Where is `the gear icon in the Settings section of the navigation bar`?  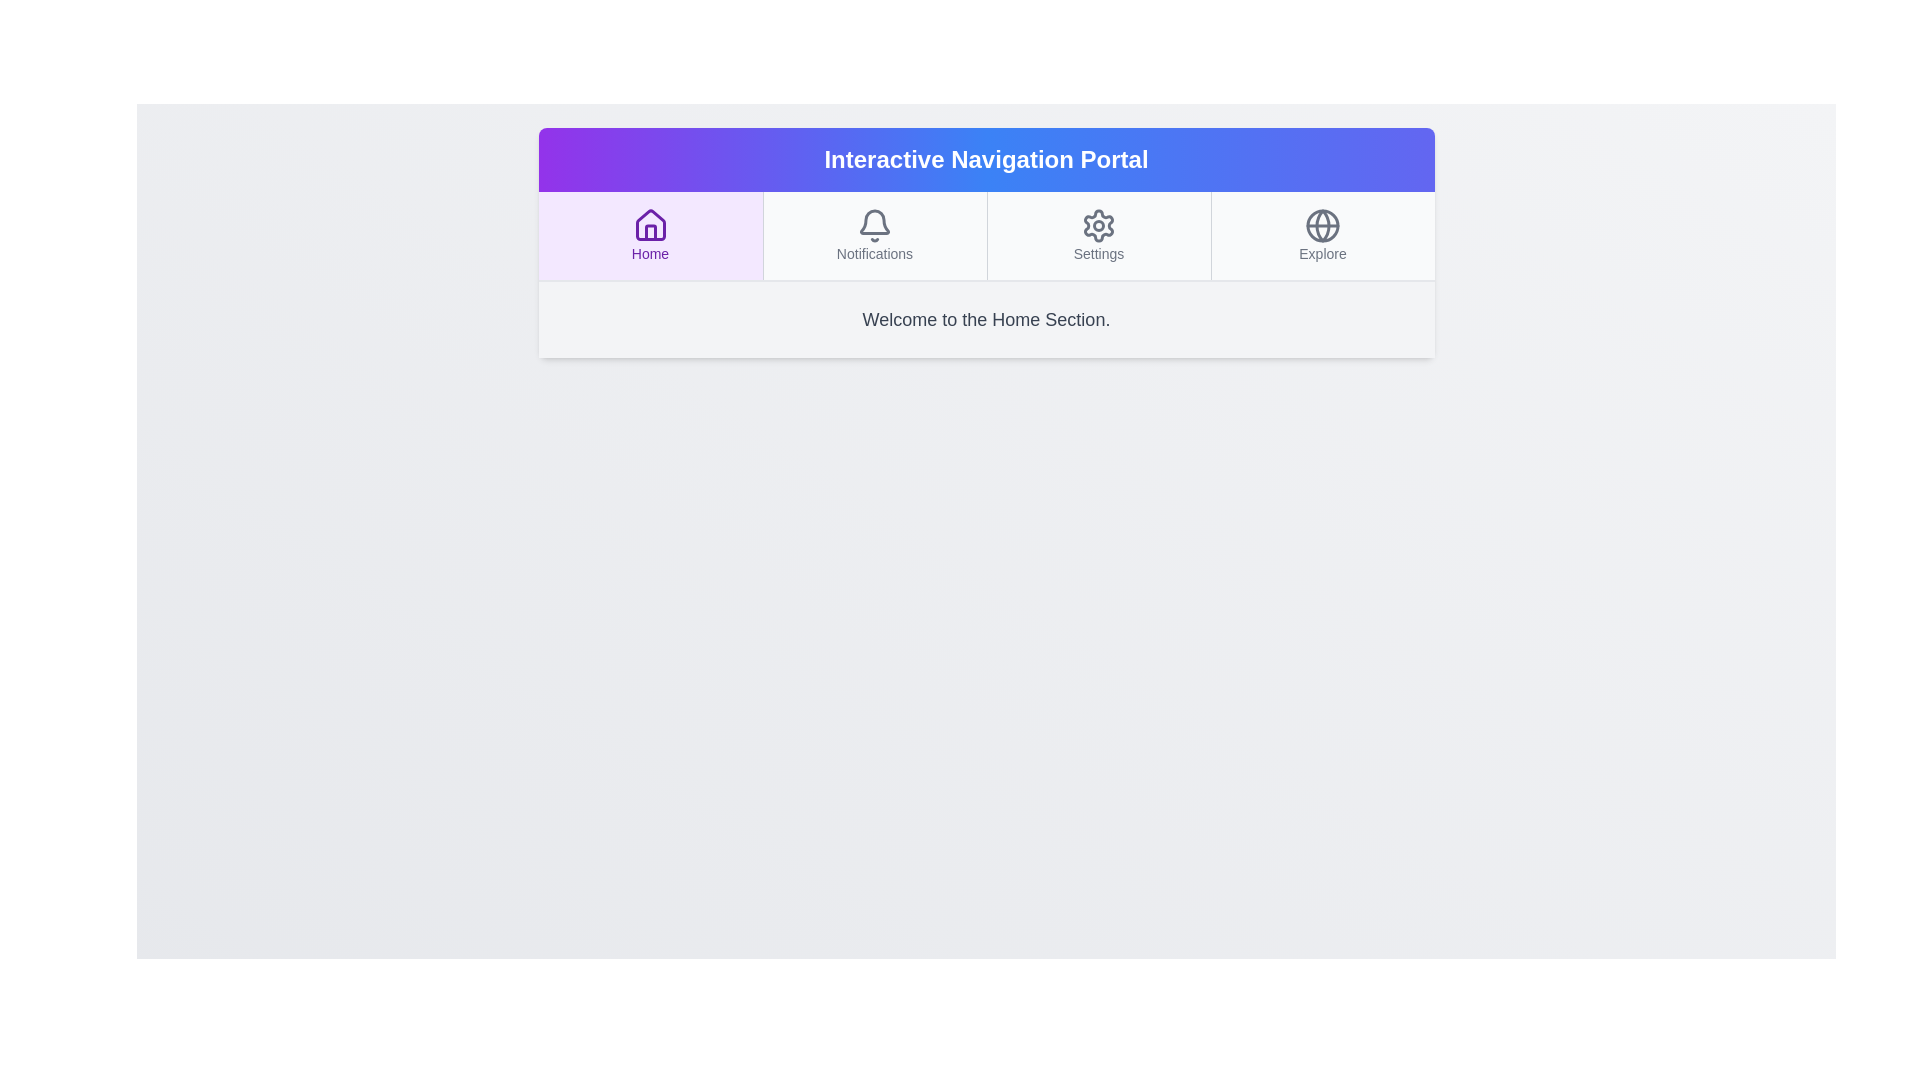 the gear icon in the Settings section of the navigation bar is located at coordinates (1098, 225).